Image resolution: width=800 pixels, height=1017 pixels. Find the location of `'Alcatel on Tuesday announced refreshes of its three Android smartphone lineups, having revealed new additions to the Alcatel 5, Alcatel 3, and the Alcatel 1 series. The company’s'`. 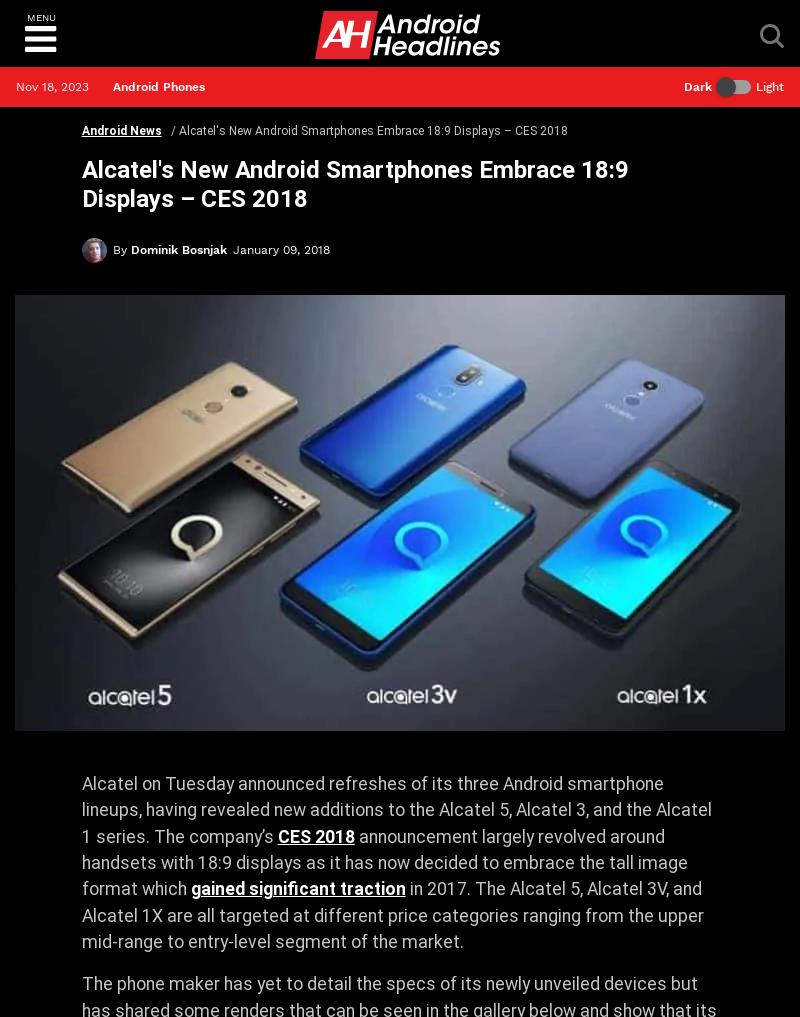

'Alcatel on Tuesday announced refreshes of its three Android smartphone lineups, having revealed new additions to the Alcatel 5, Alcatel 3, and the Alcatel 1 series. The company’s' is located at coordinates (395, 808).